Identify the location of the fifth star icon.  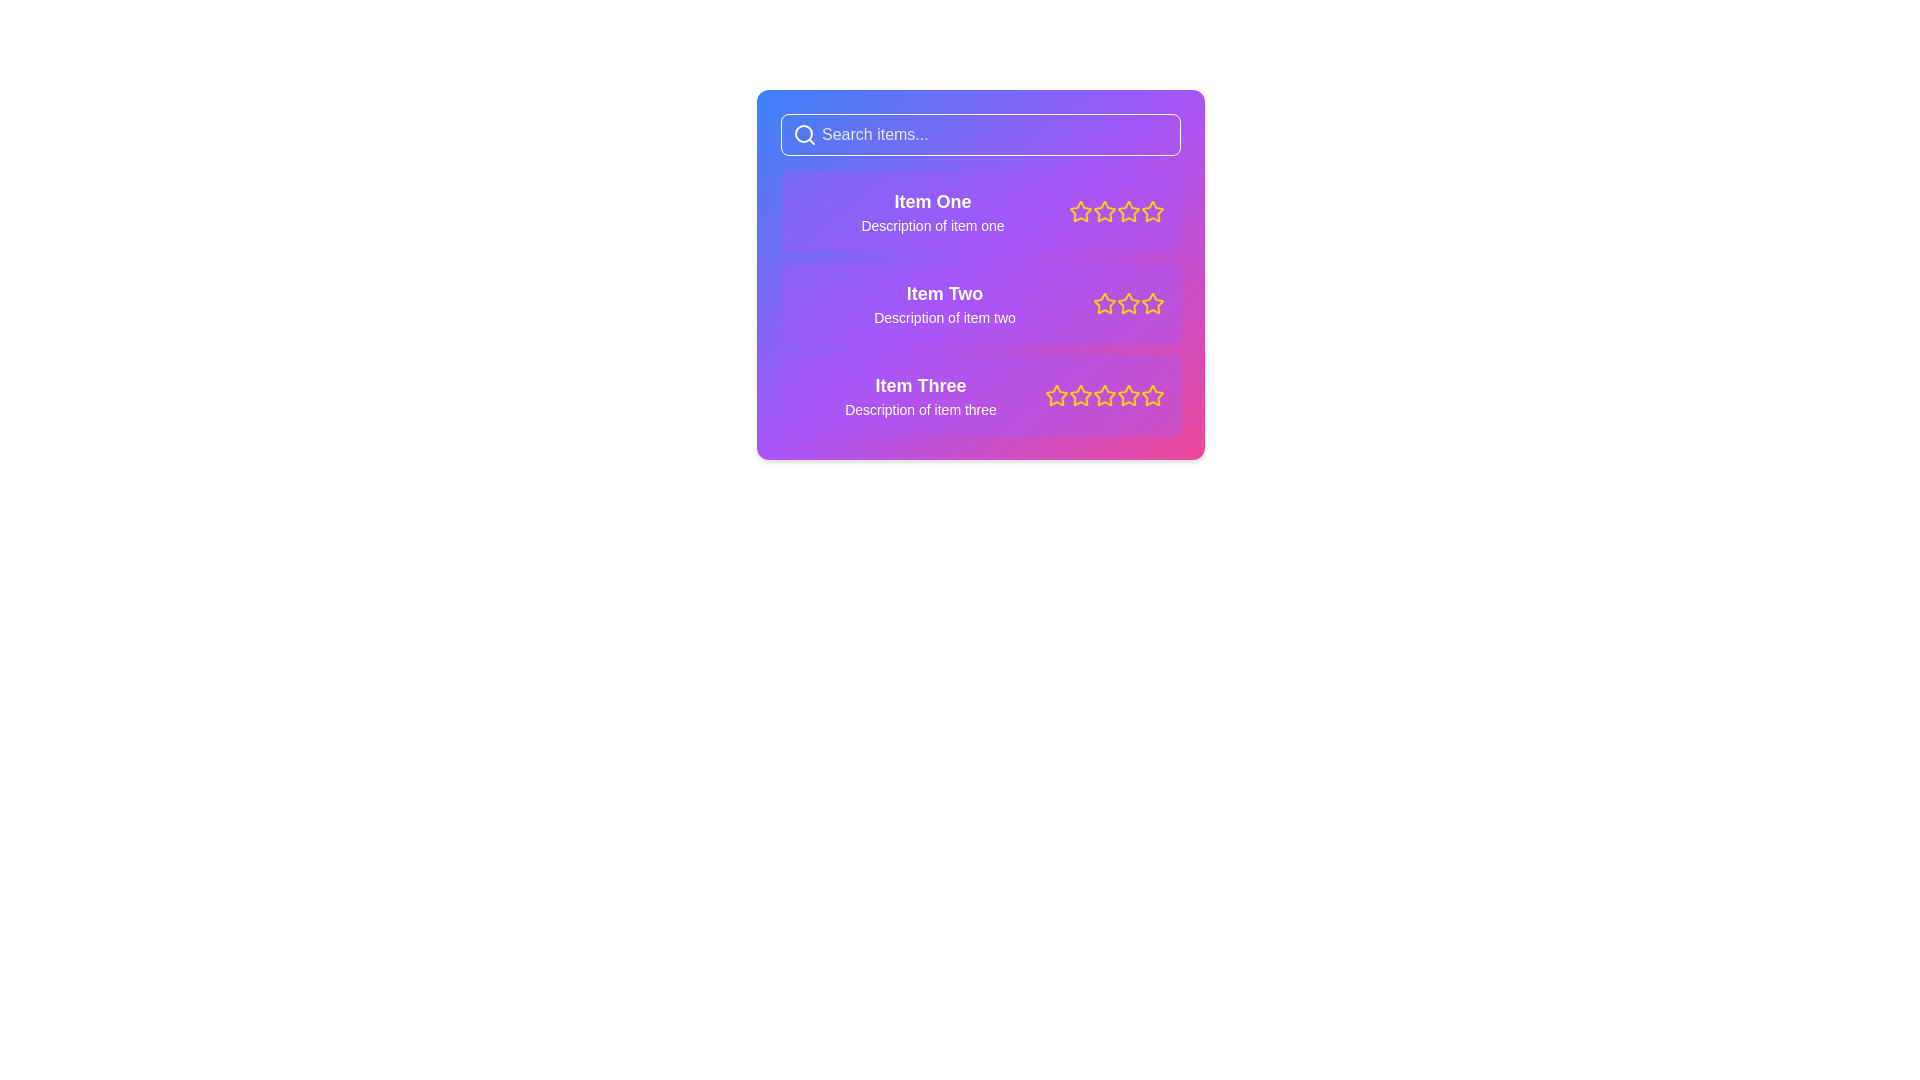
(1128, 212).